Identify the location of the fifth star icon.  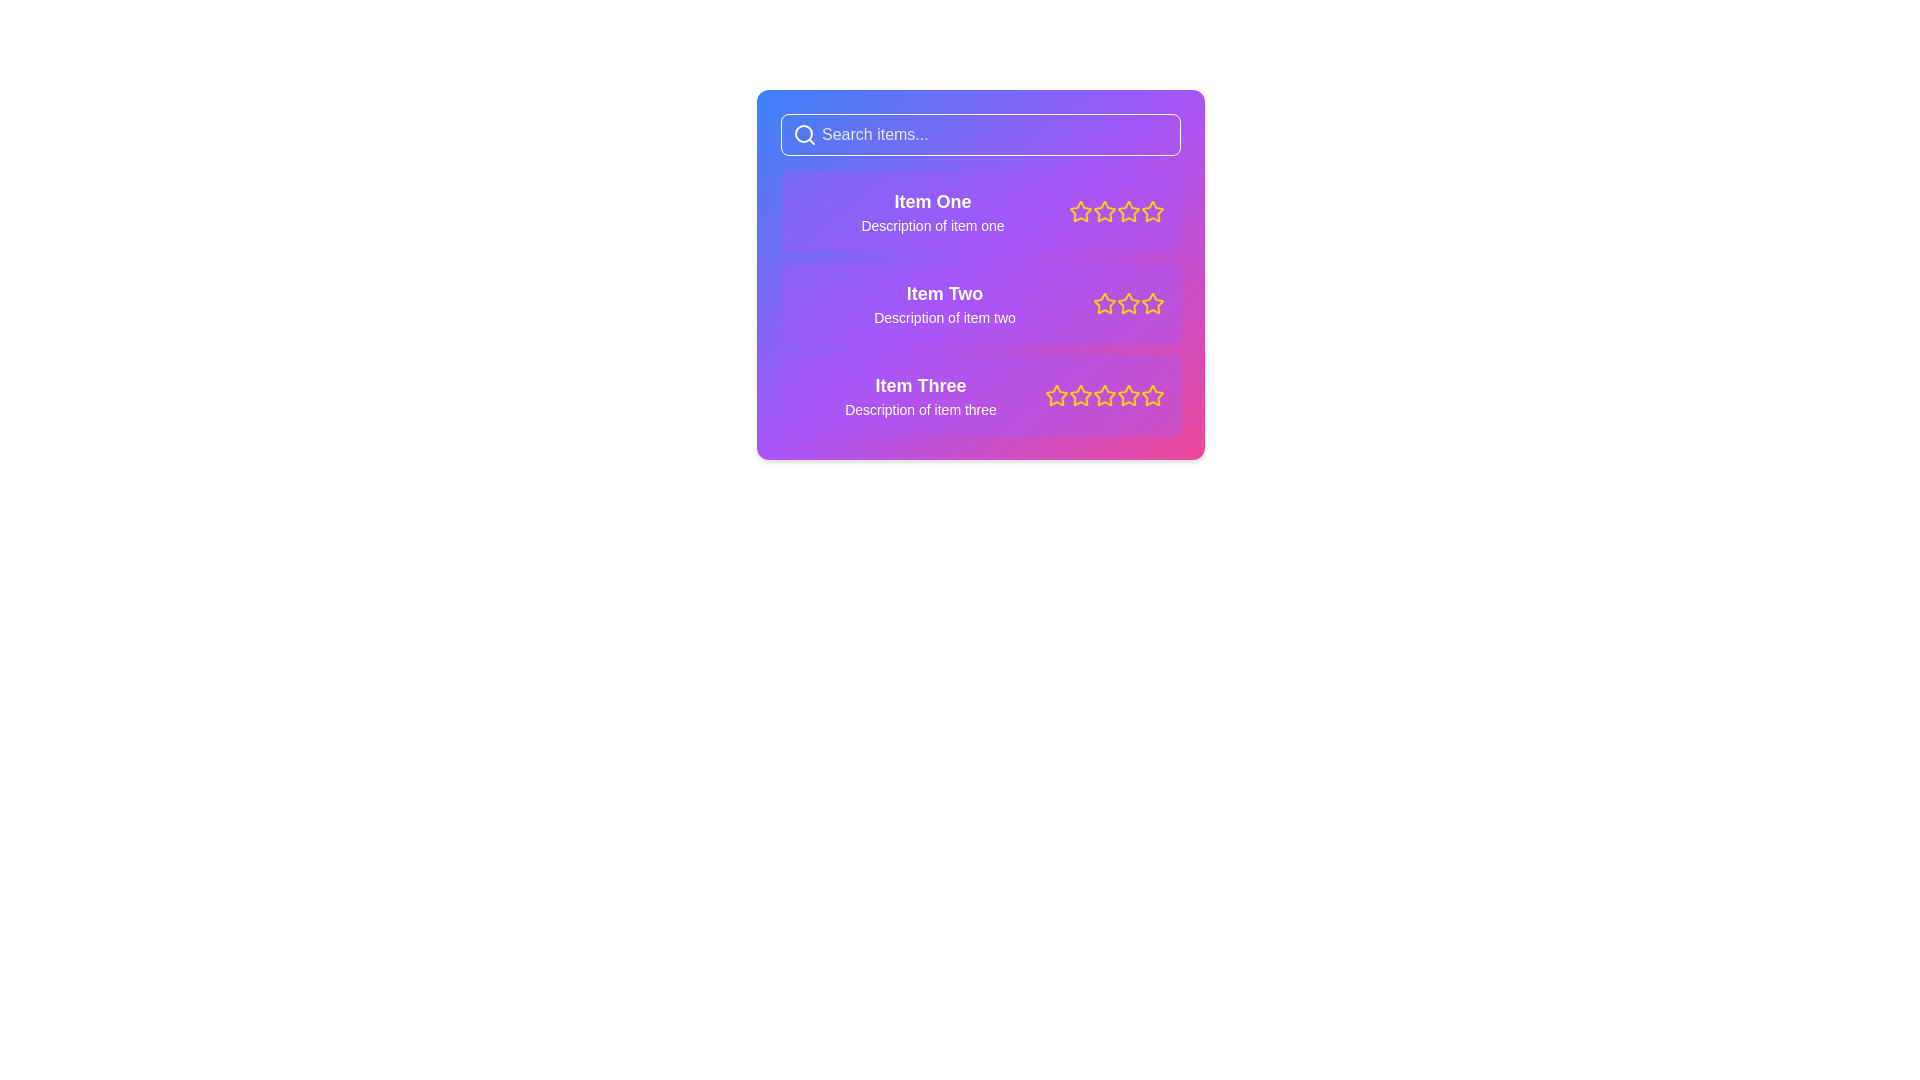
(1128, 212).